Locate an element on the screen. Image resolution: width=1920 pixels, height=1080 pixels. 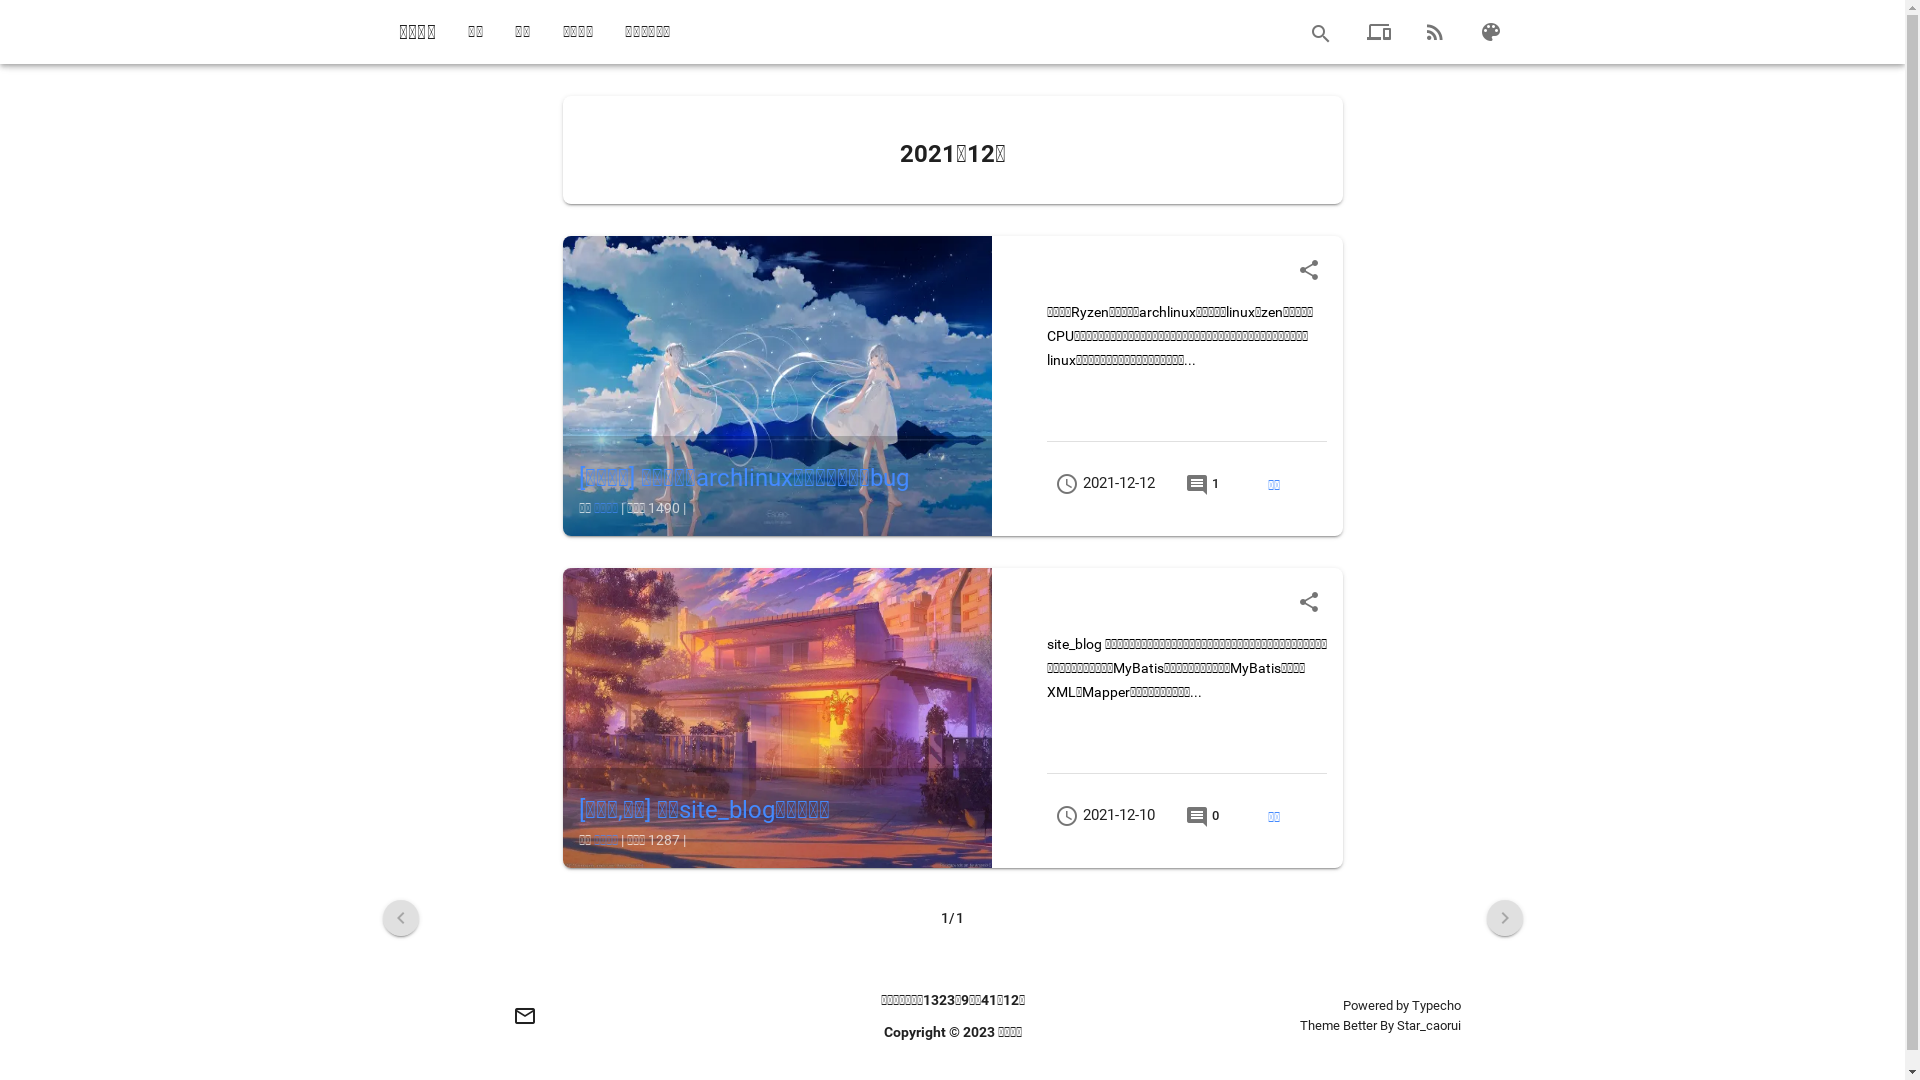
'Better' is located at coordinates (1358, 1025).